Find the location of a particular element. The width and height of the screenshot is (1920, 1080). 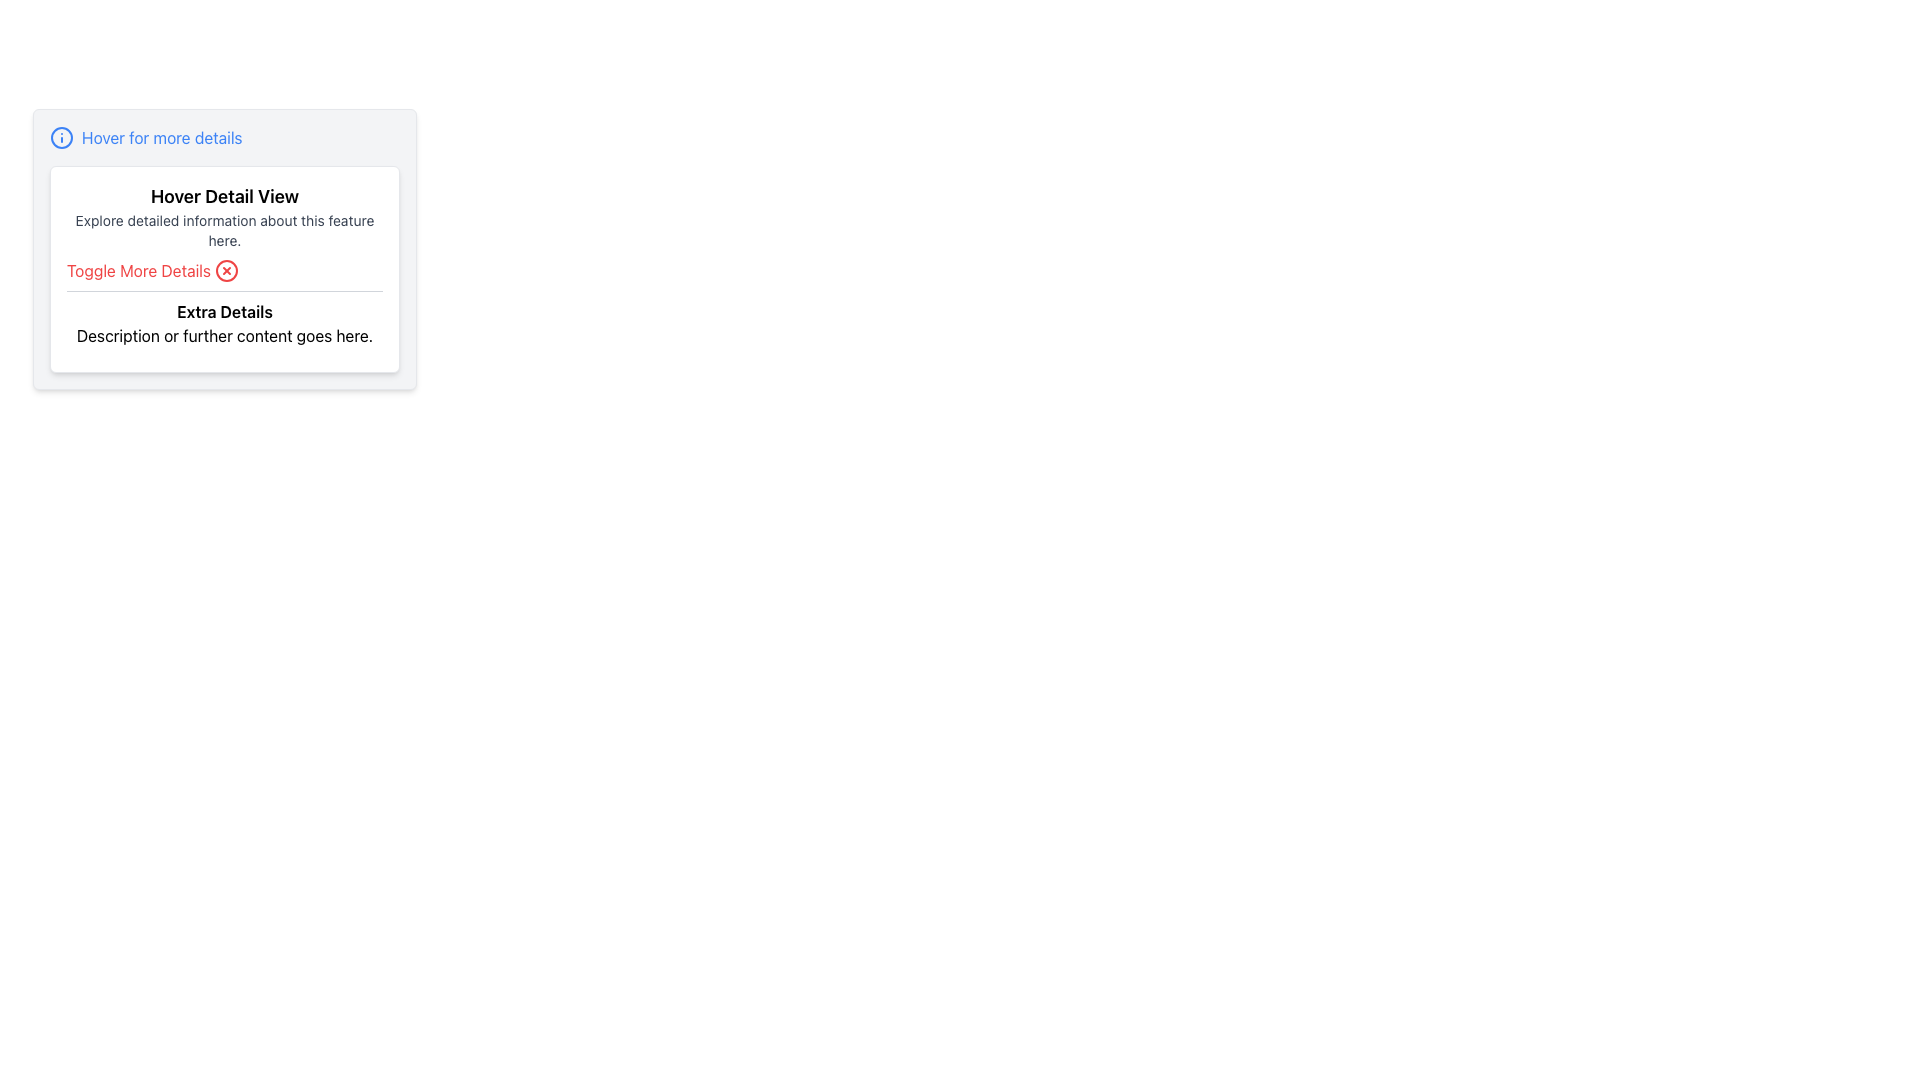

the information icon located to the far left of the text 'Hover for more details.' is located at coordinates (62, 137).